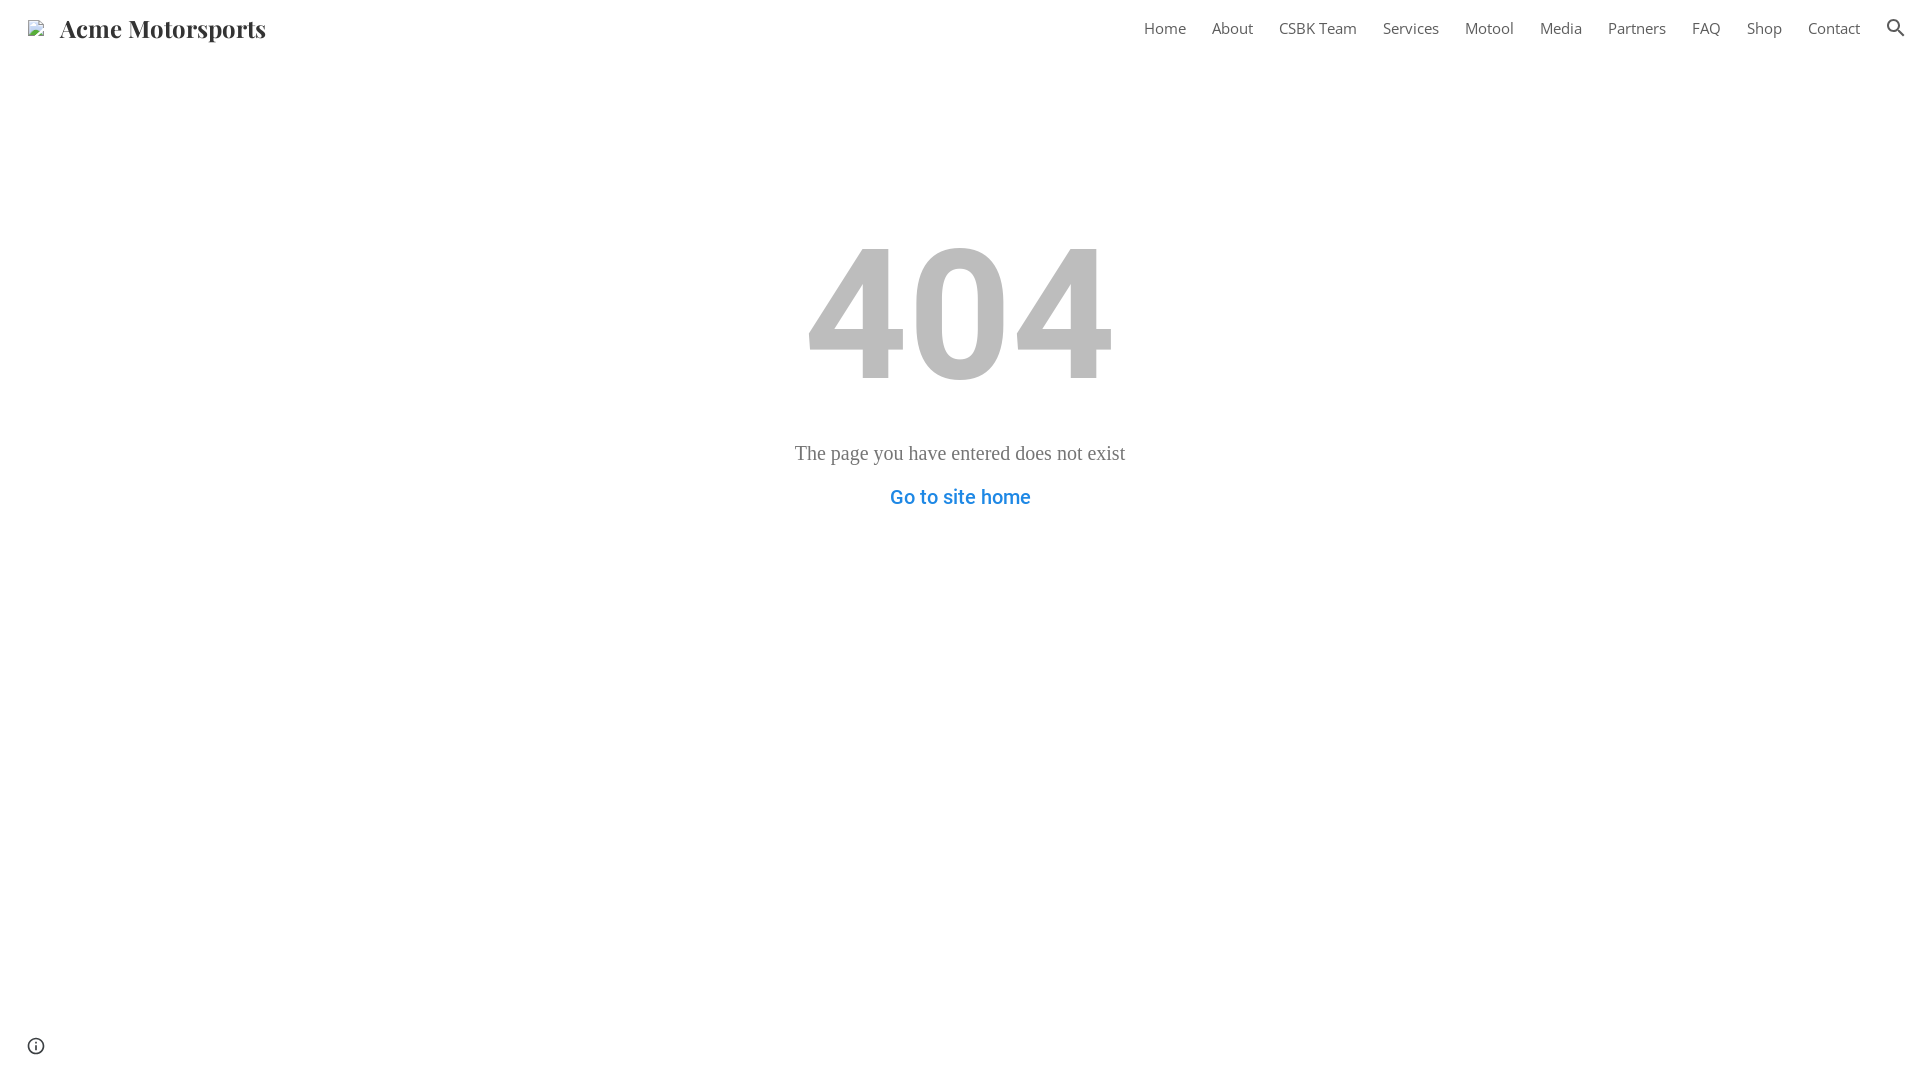  What do you see at coordinates (1318, 27) in the screenshot?
I see `'CSBK Team'` at bounding box center [1318, 27].